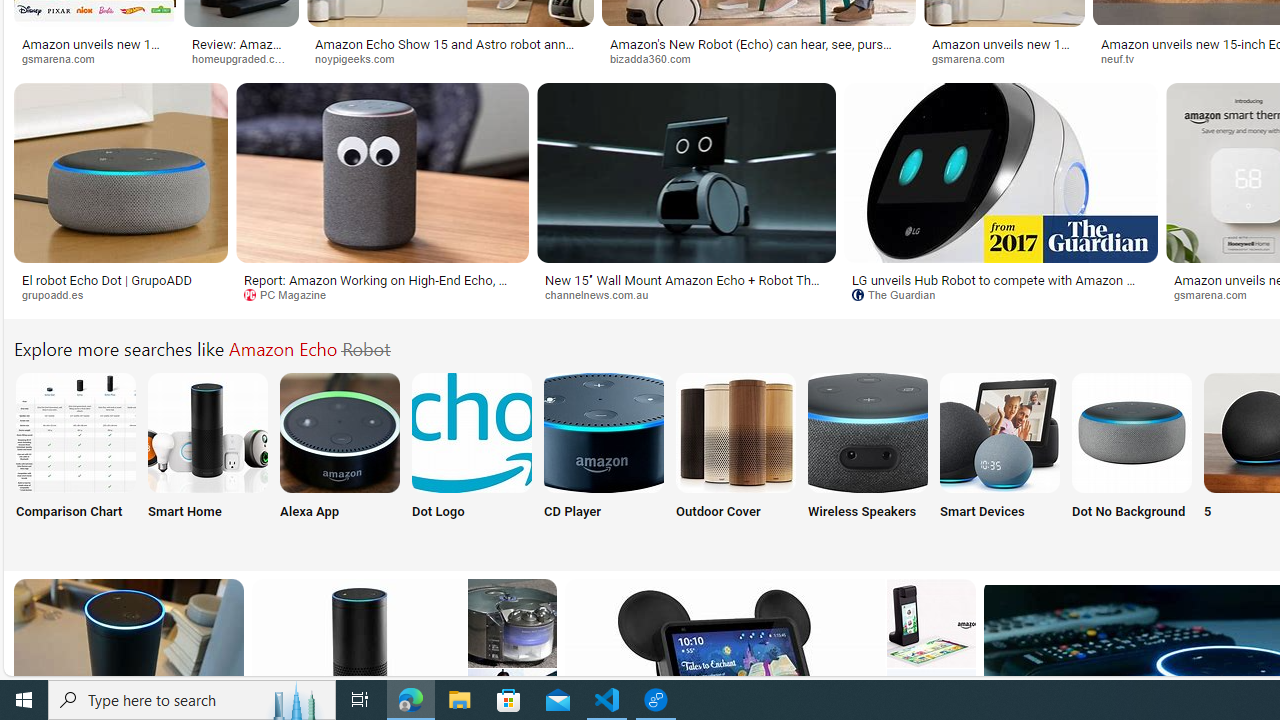 This screenshot has width=1280, height=720. What do you see at coordinates (105, 279) in the screenshot?
I see `'El robot Echo Dot | GrupoADD'` at bounding box center [105, 279].